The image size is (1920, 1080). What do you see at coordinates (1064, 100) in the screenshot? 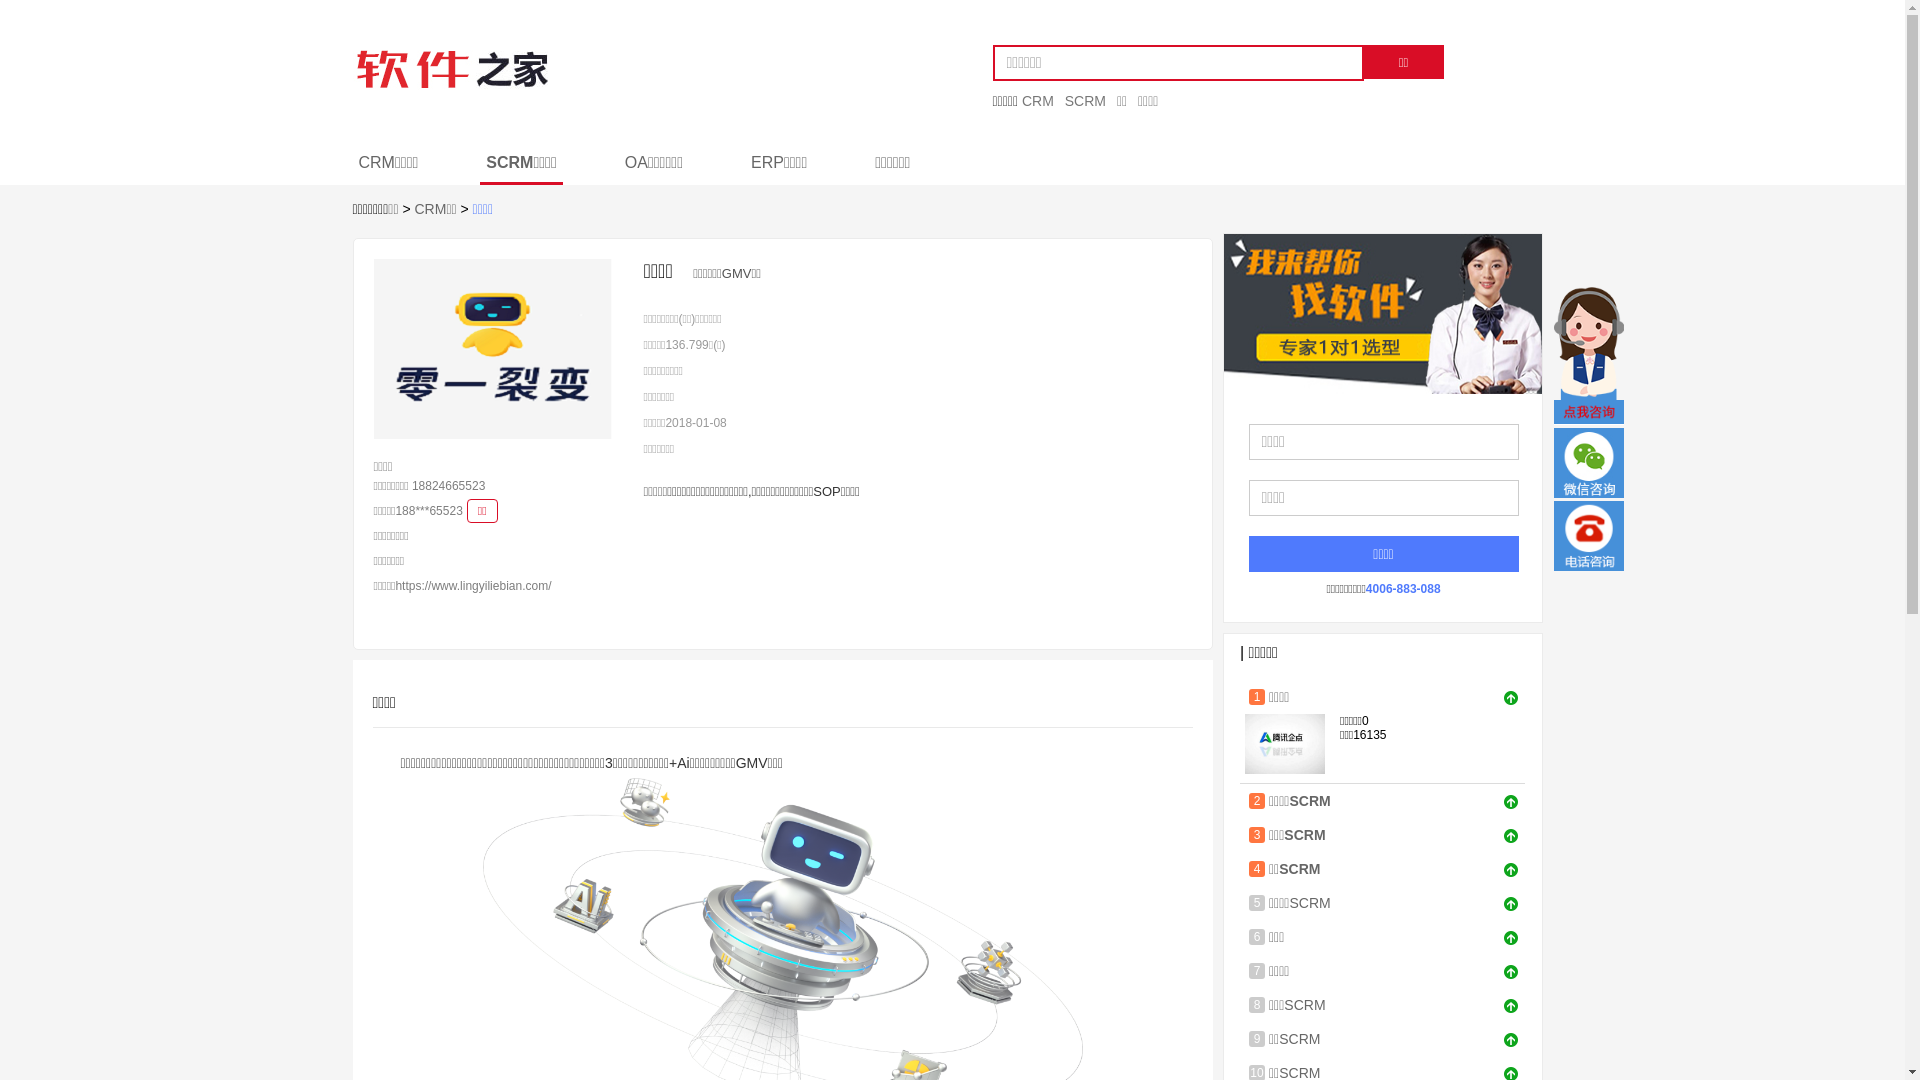
I see `'SCRM'` at bounding box center [1064, 100].